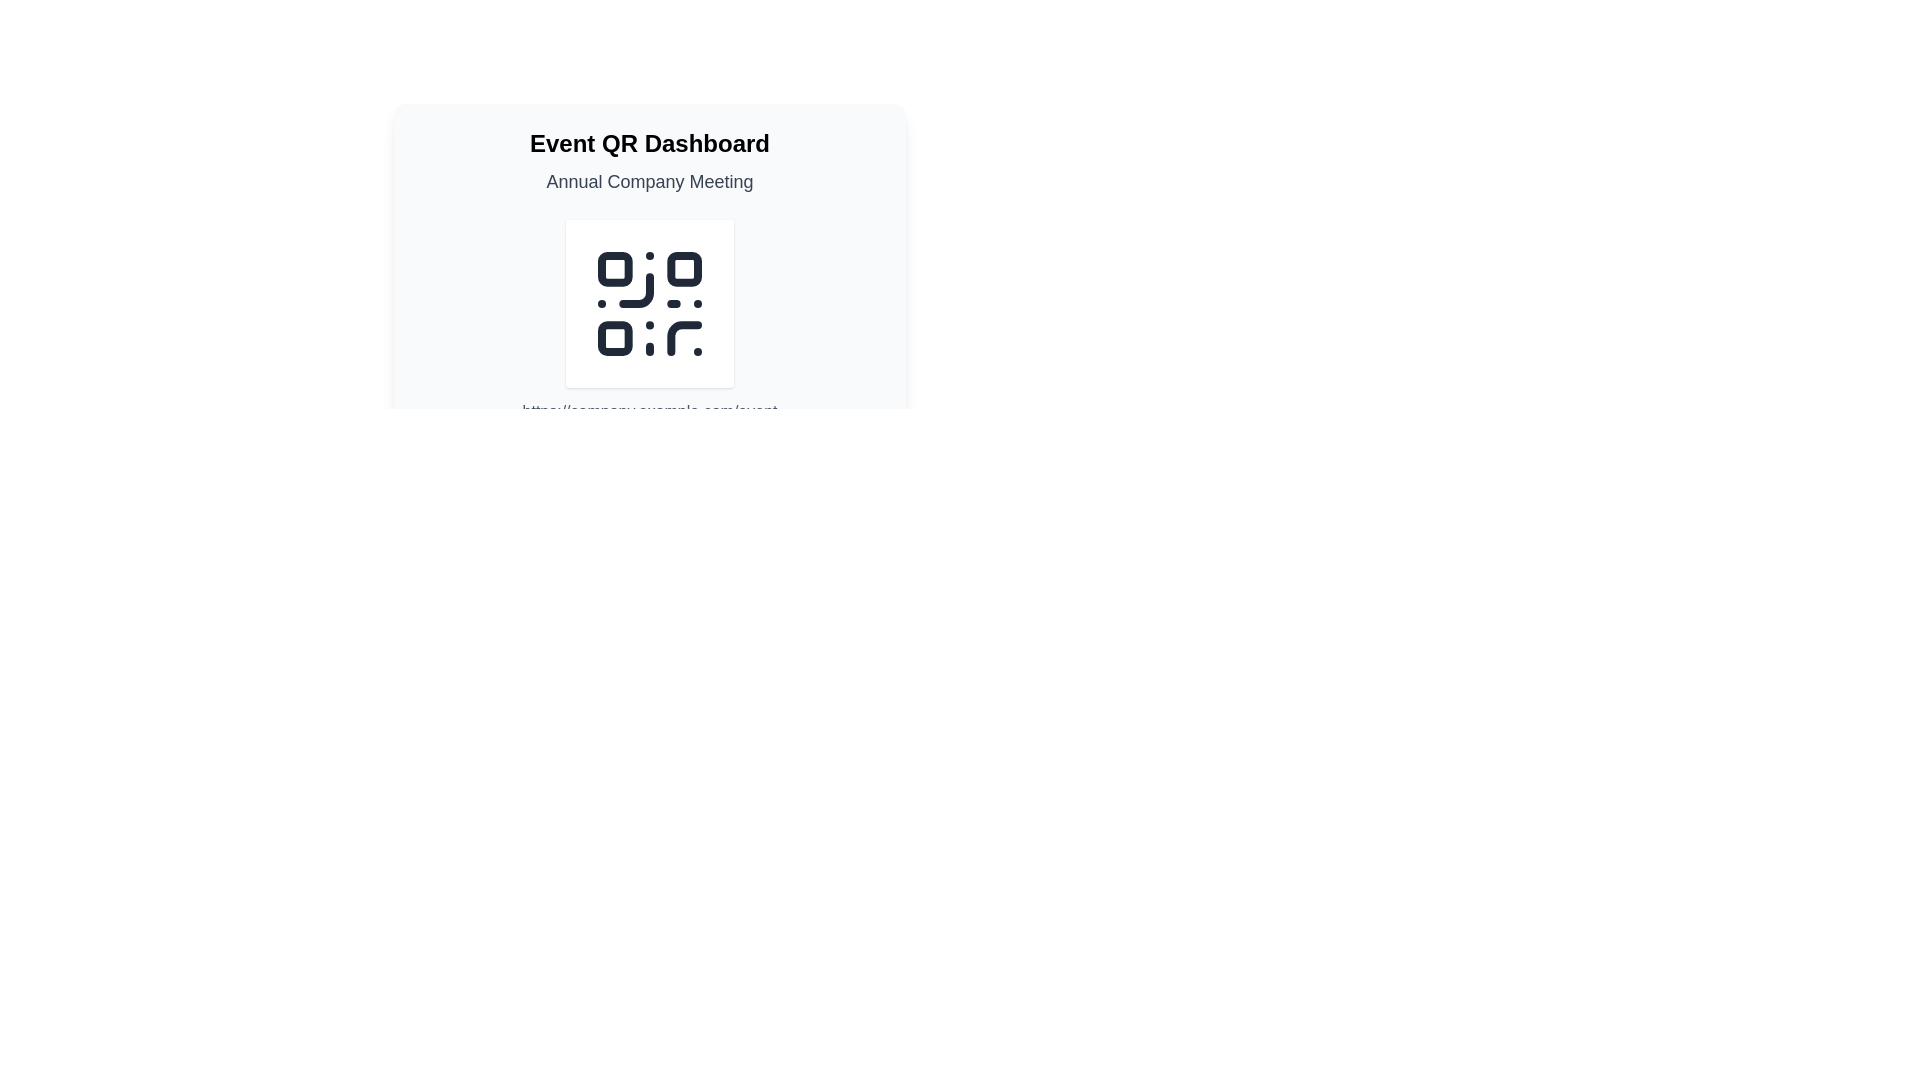  Describe the element at coordinates (649, 357) in the screenshot. I see `displayed information from the Information display card that has a bold heading 'Event QR Dashboard' and a subtitle 'Annual Company Meeting', centrally positioned in the interface` at that location.